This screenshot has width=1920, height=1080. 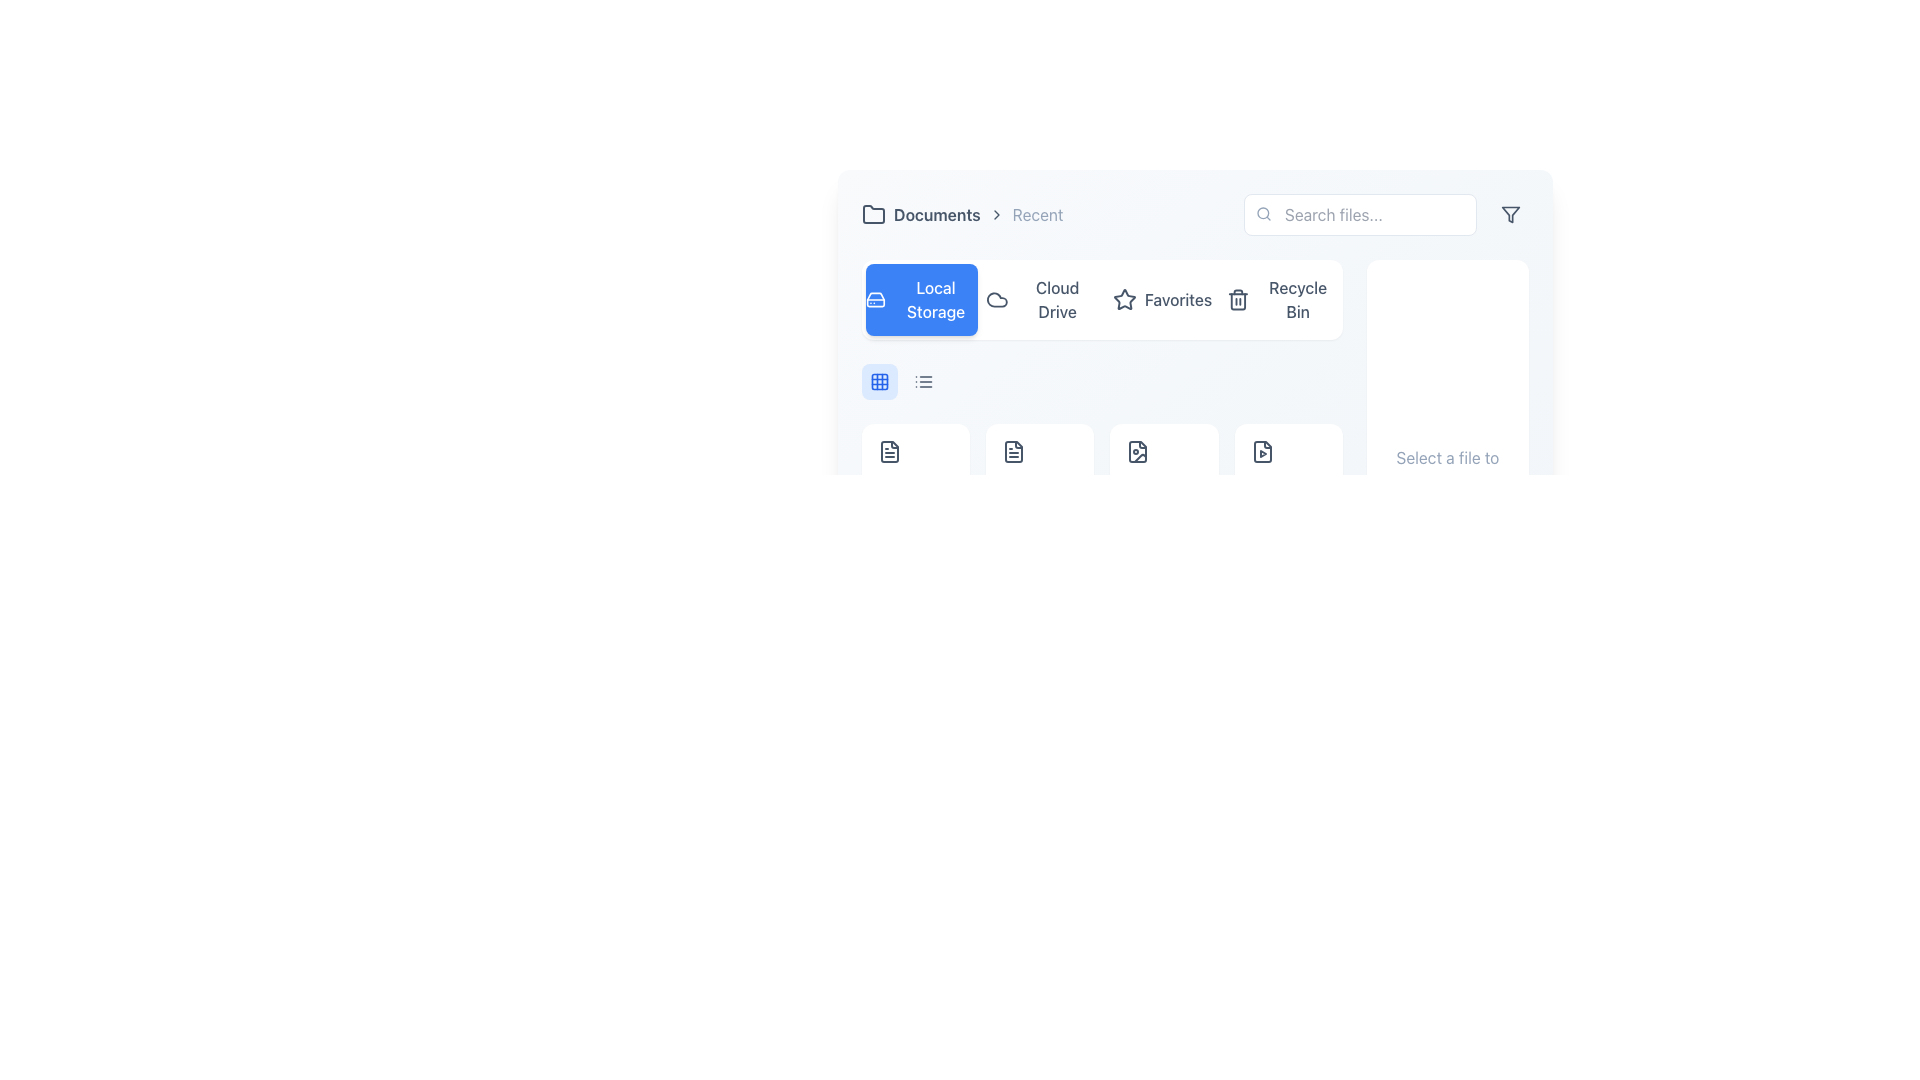 What do you see at coordinates (901, 381) in the screenshot?
I see `the button in the control group that allows switching views within the toolbar, located centrally and second from the left` at bounding box center [901, 381].